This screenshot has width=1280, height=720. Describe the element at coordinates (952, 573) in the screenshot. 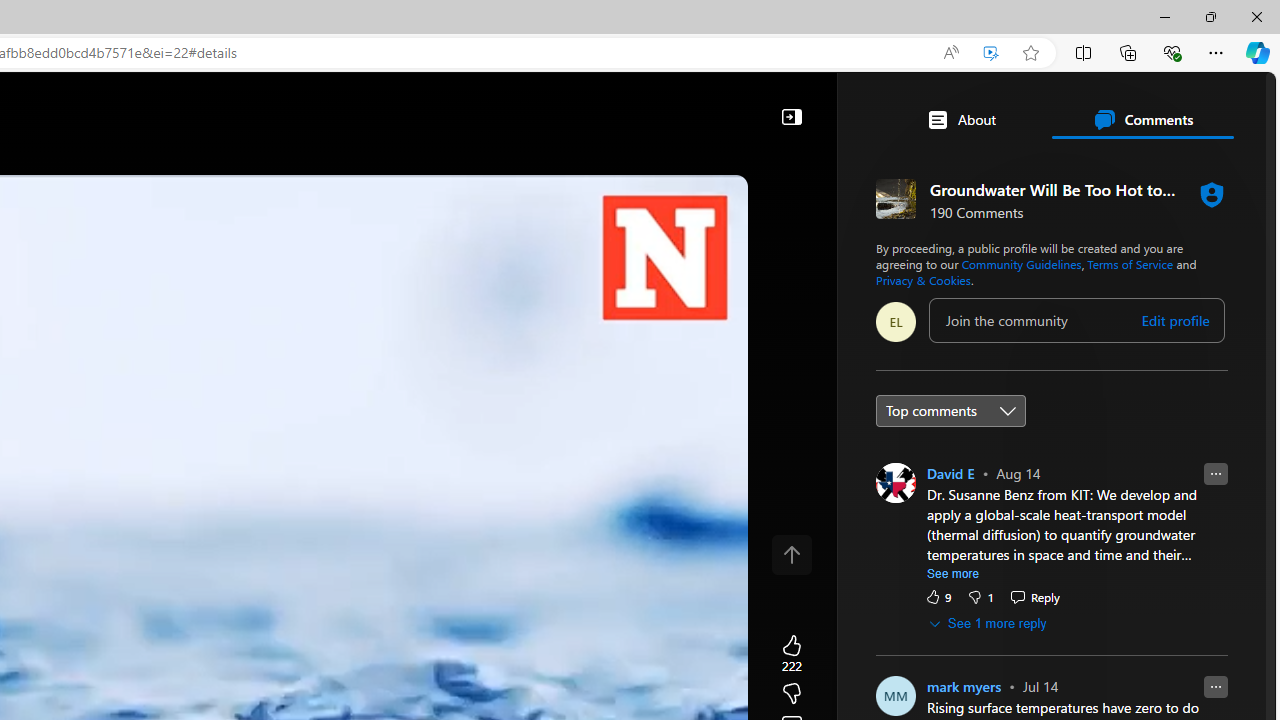

I see `'See more'` at that location.